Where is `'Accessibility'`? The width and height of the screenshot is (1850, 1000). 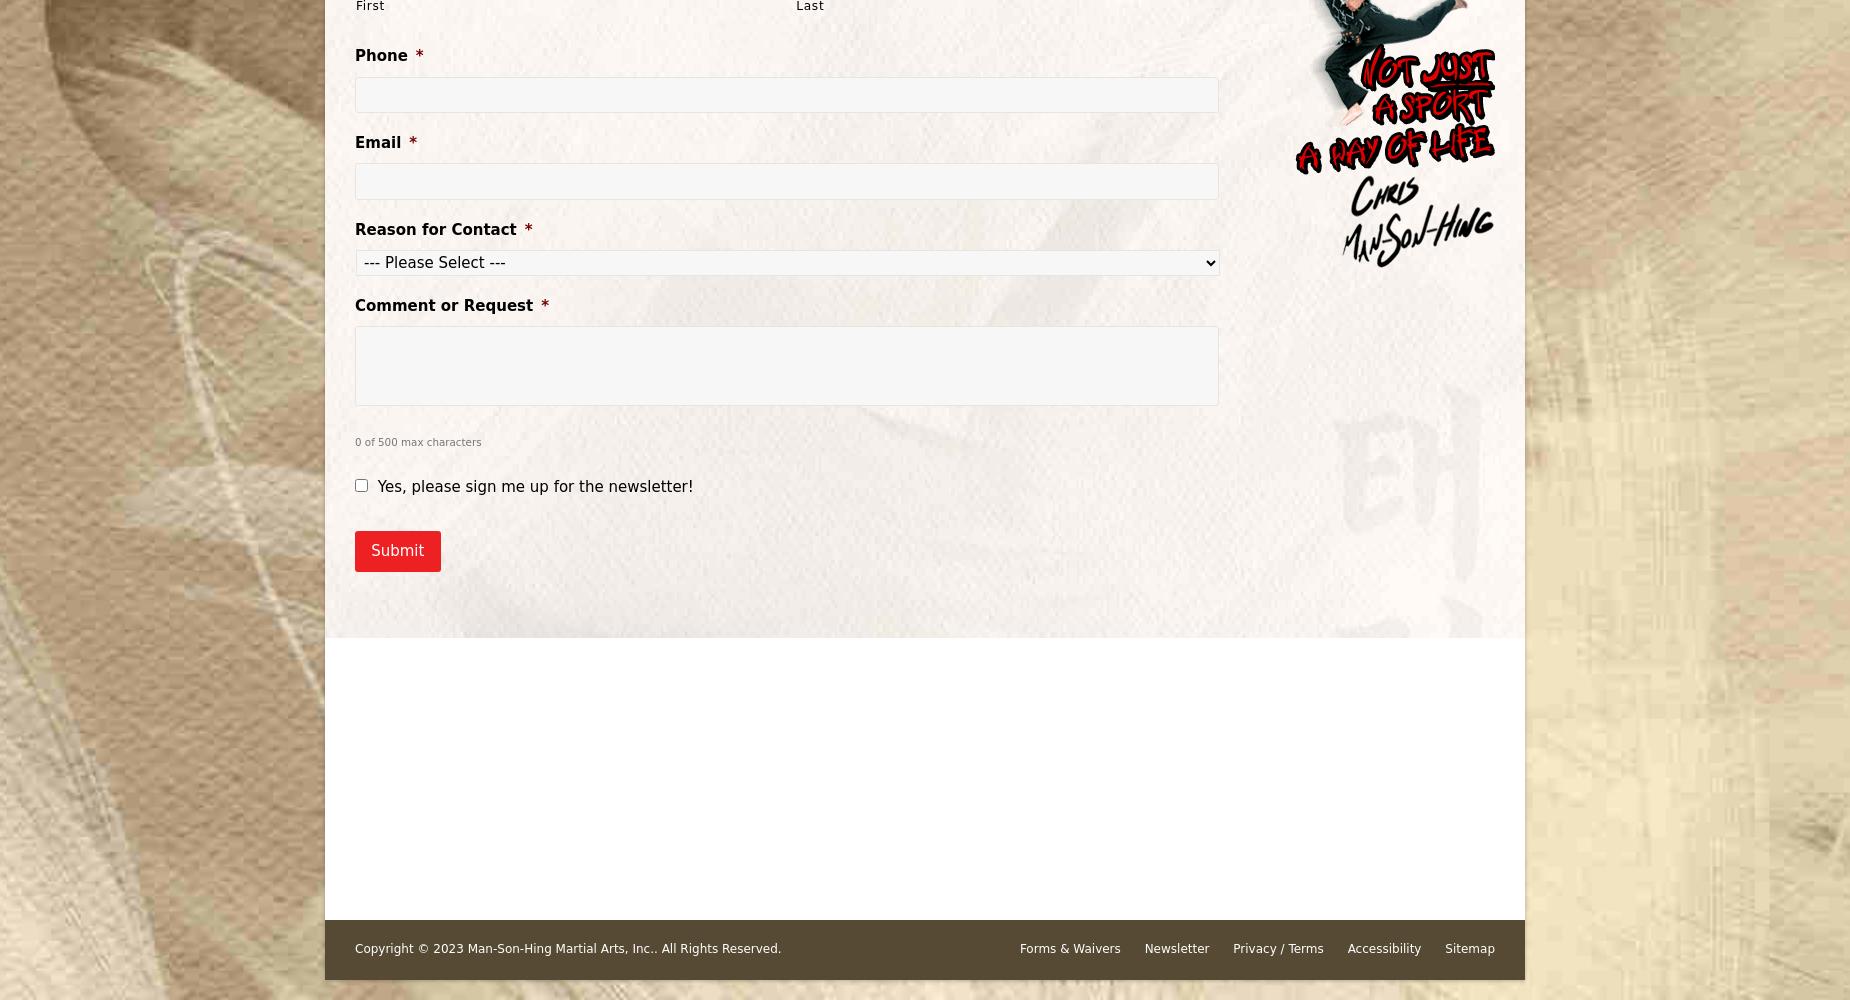 'Accessibility' is located at coordinates (1382, 948).